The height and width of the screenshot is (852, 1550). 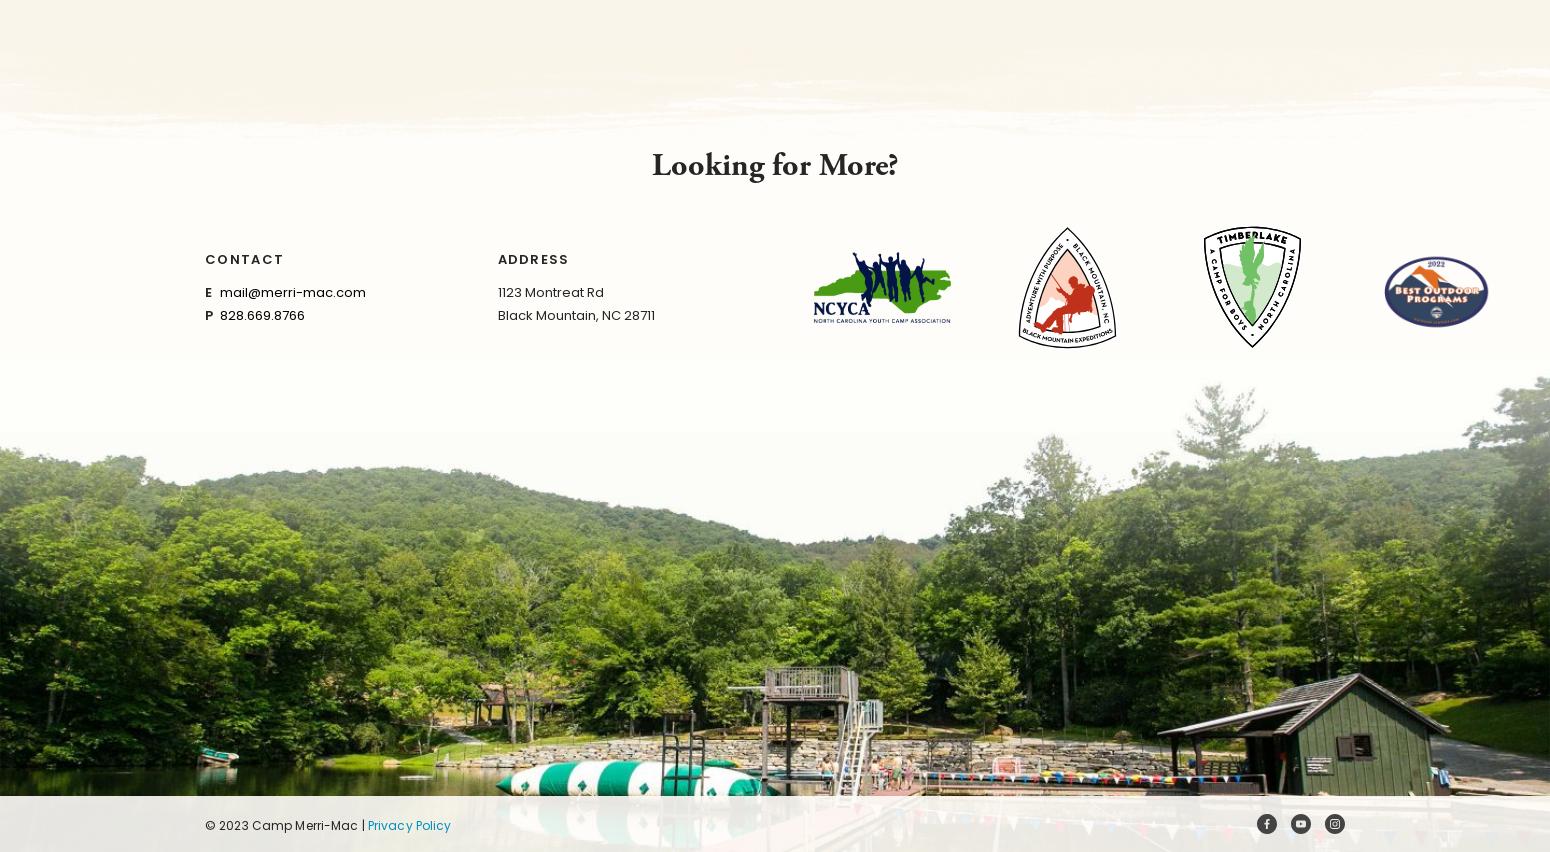 I want to click on 'Address', so click(x=532, y=259).